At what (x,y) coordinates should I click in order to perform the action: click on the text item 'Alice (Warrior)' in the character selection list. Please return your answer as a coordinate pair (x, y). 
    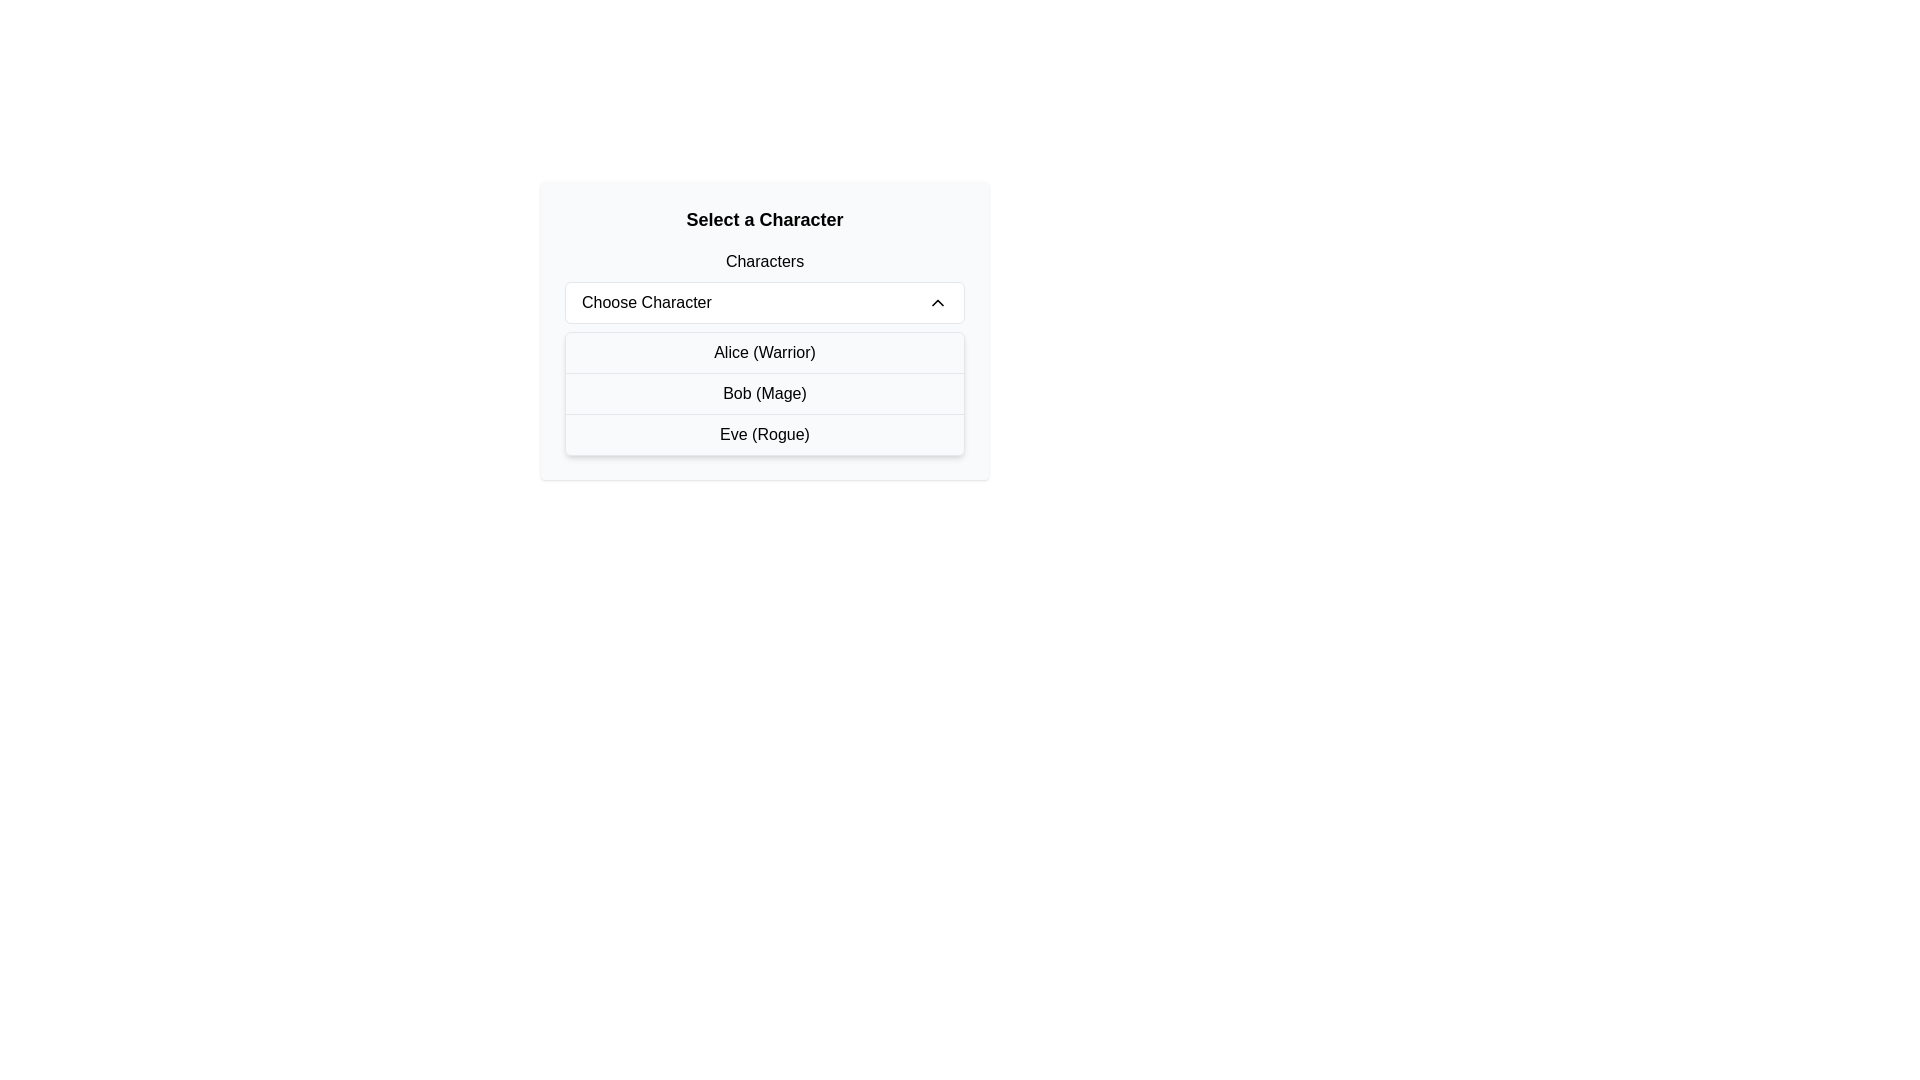
    Looking at the image, I should click on (763, 352).